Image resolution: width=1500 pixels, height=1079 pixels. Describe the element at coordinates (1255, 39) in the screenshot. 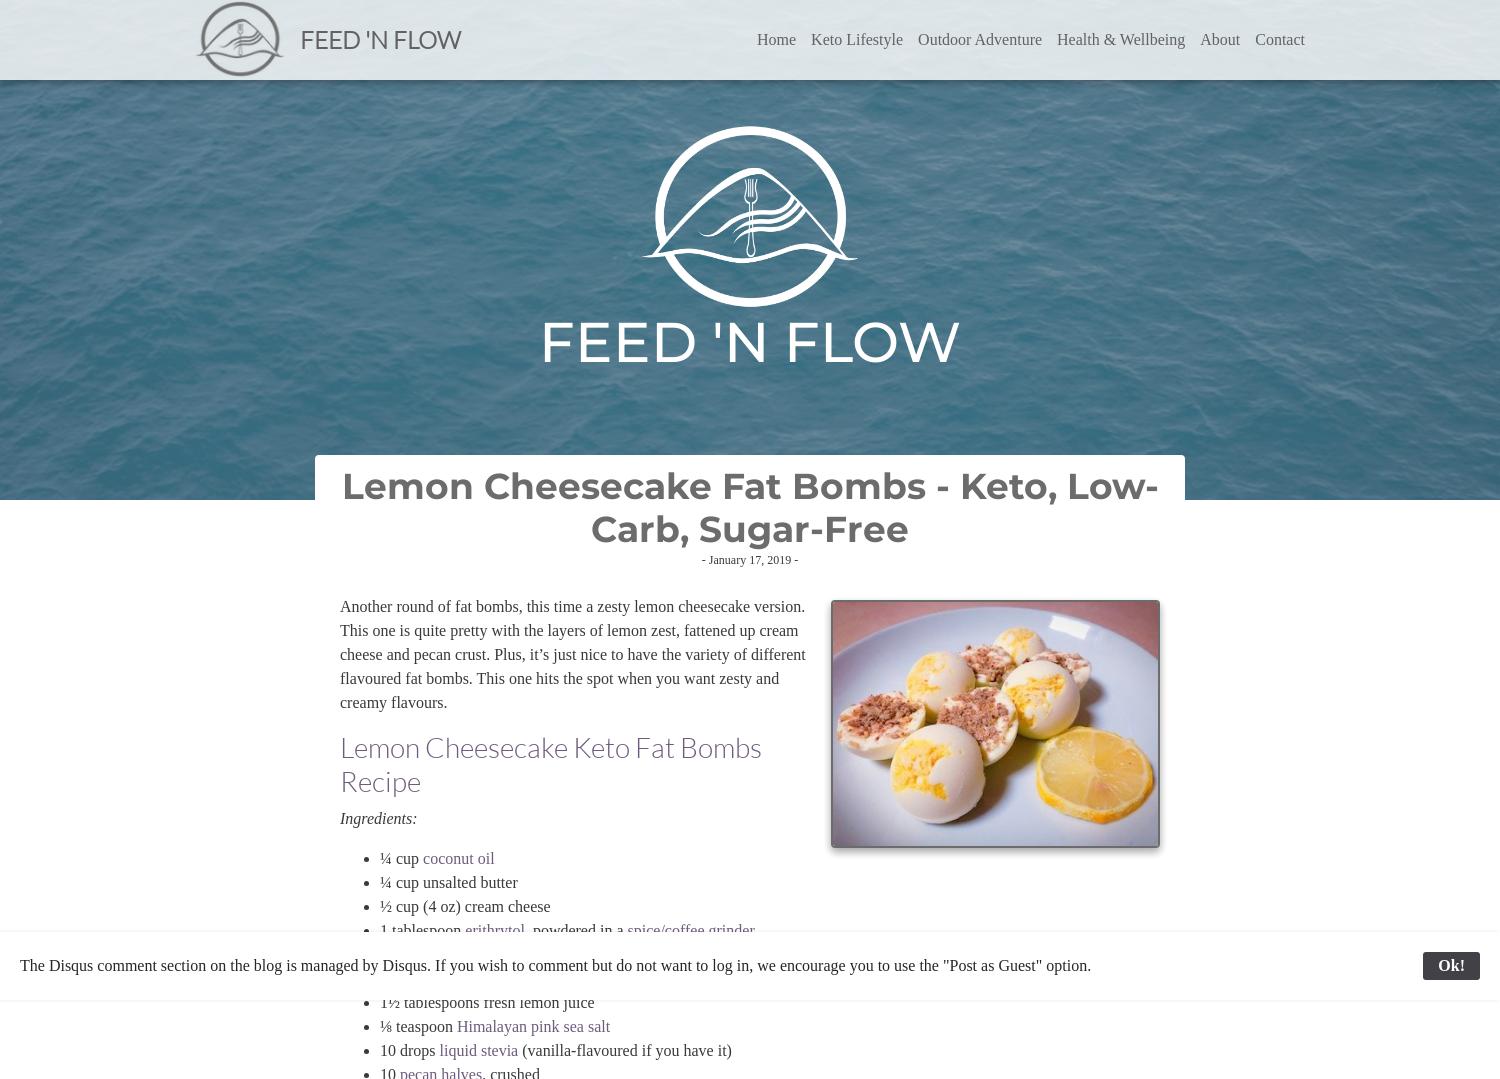

I see `'Contact'` at that location.